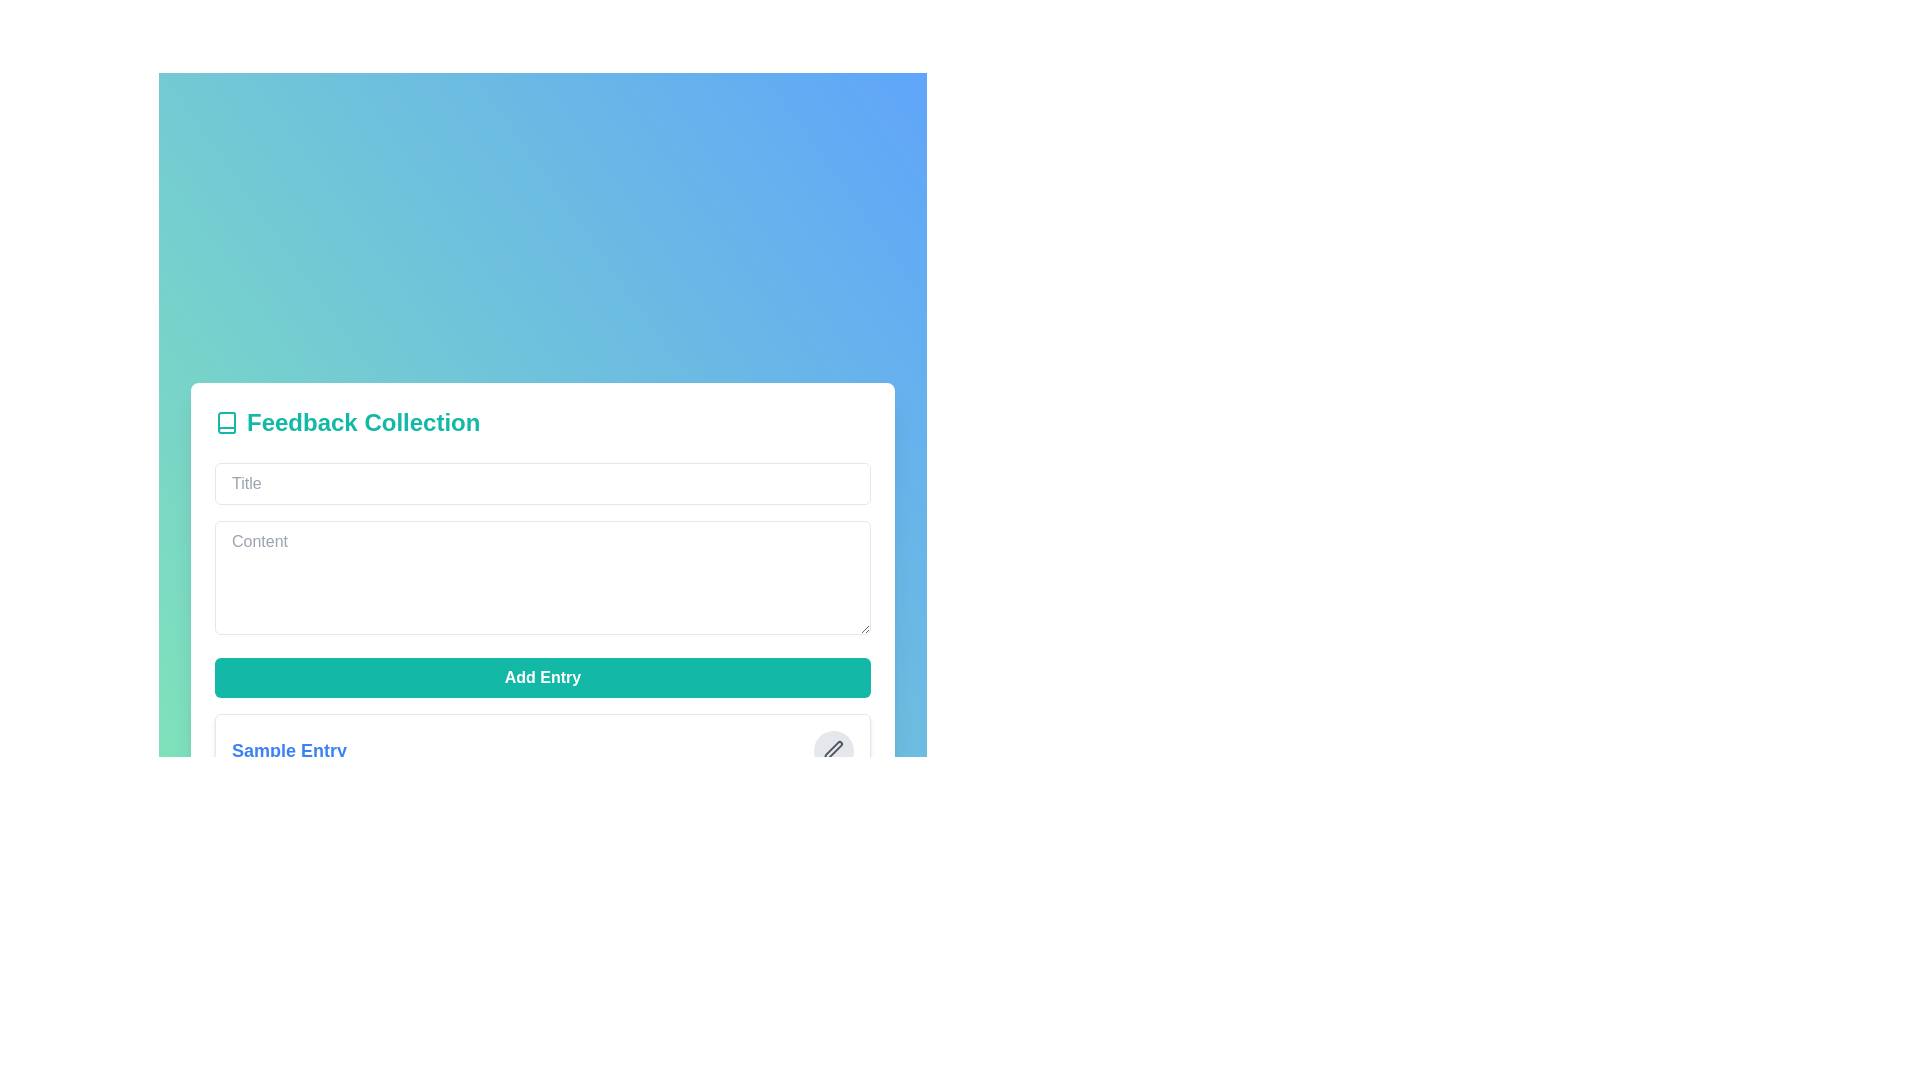  Describe the element at coordinates (226, 421) in the screenshot. I see `the teal book outline icon located to the left of the 'Feedback Collection' heading text` at that location.